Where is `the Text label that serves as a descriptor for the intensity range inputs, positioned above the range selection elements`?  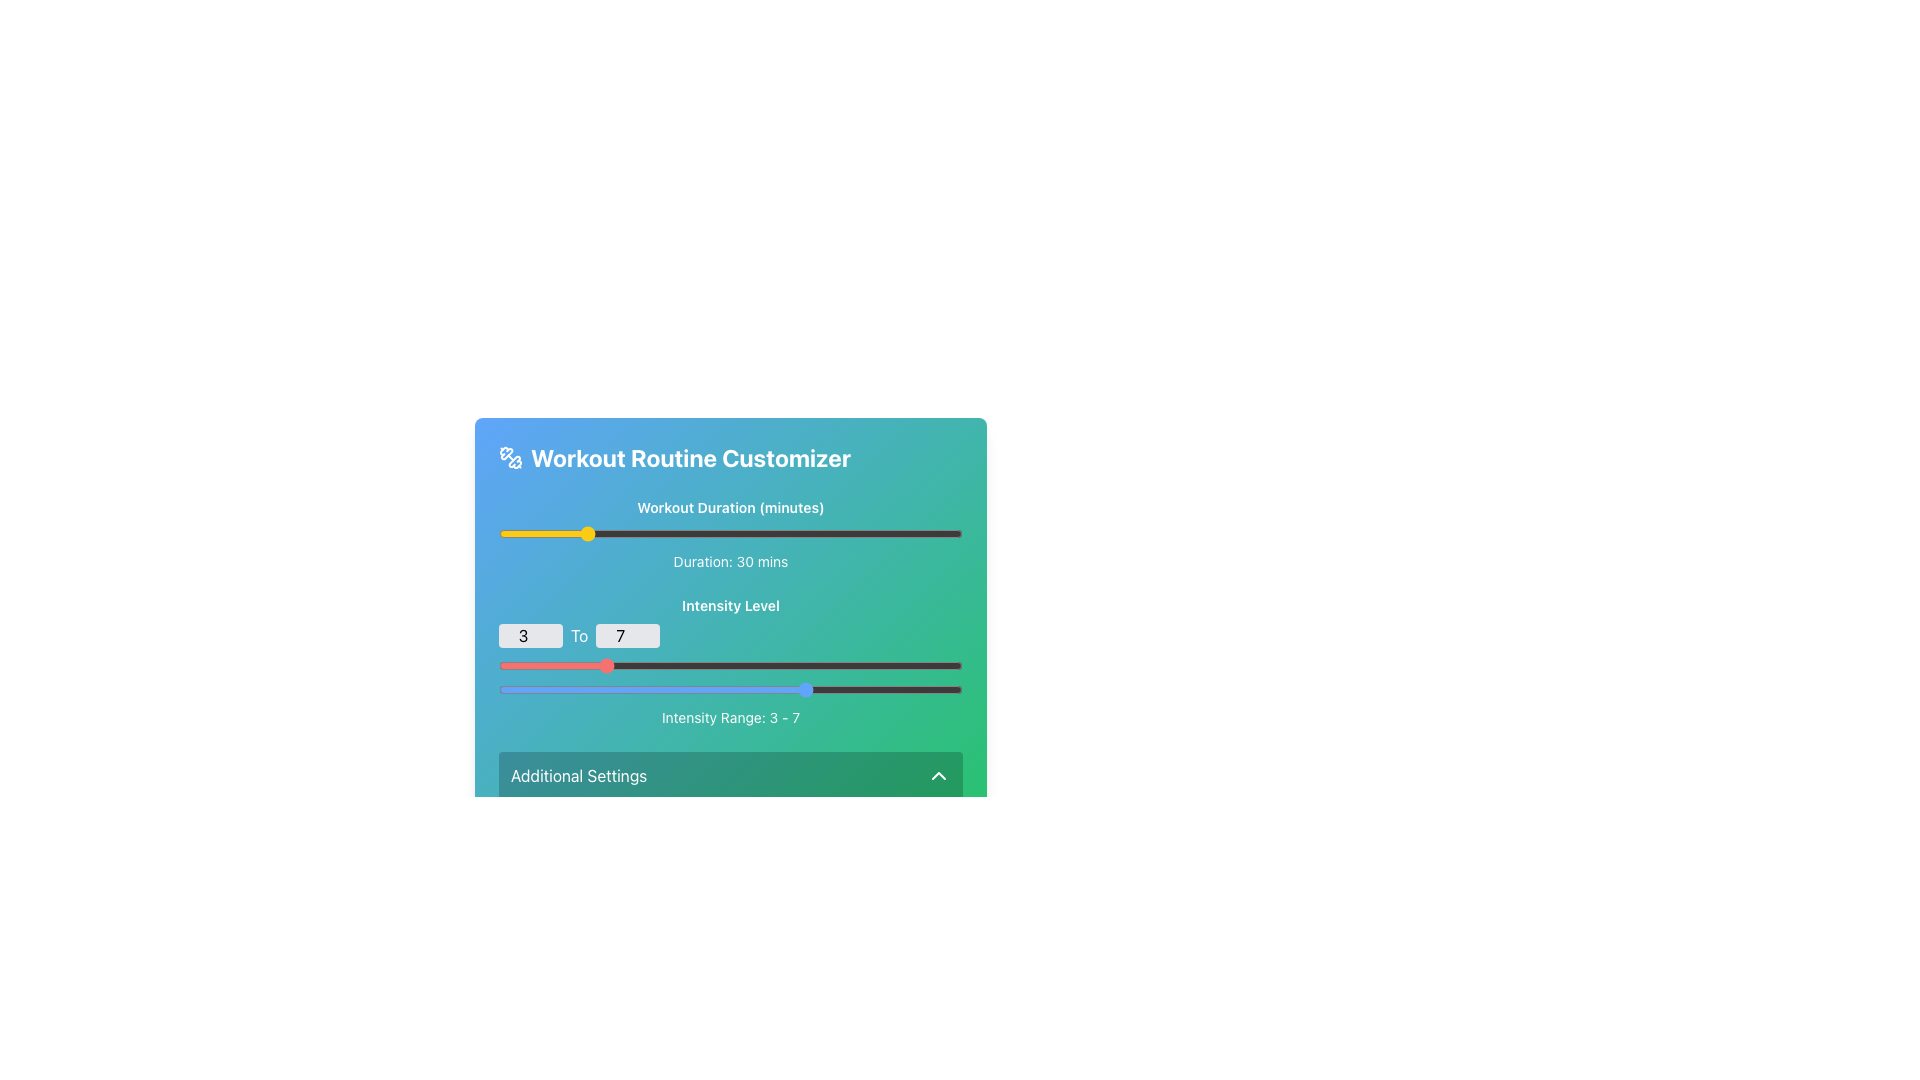 the Text label that serves as a descriptor for the intensity range inputs, positioned above the range selection elements is located at coordinates (729, 604).